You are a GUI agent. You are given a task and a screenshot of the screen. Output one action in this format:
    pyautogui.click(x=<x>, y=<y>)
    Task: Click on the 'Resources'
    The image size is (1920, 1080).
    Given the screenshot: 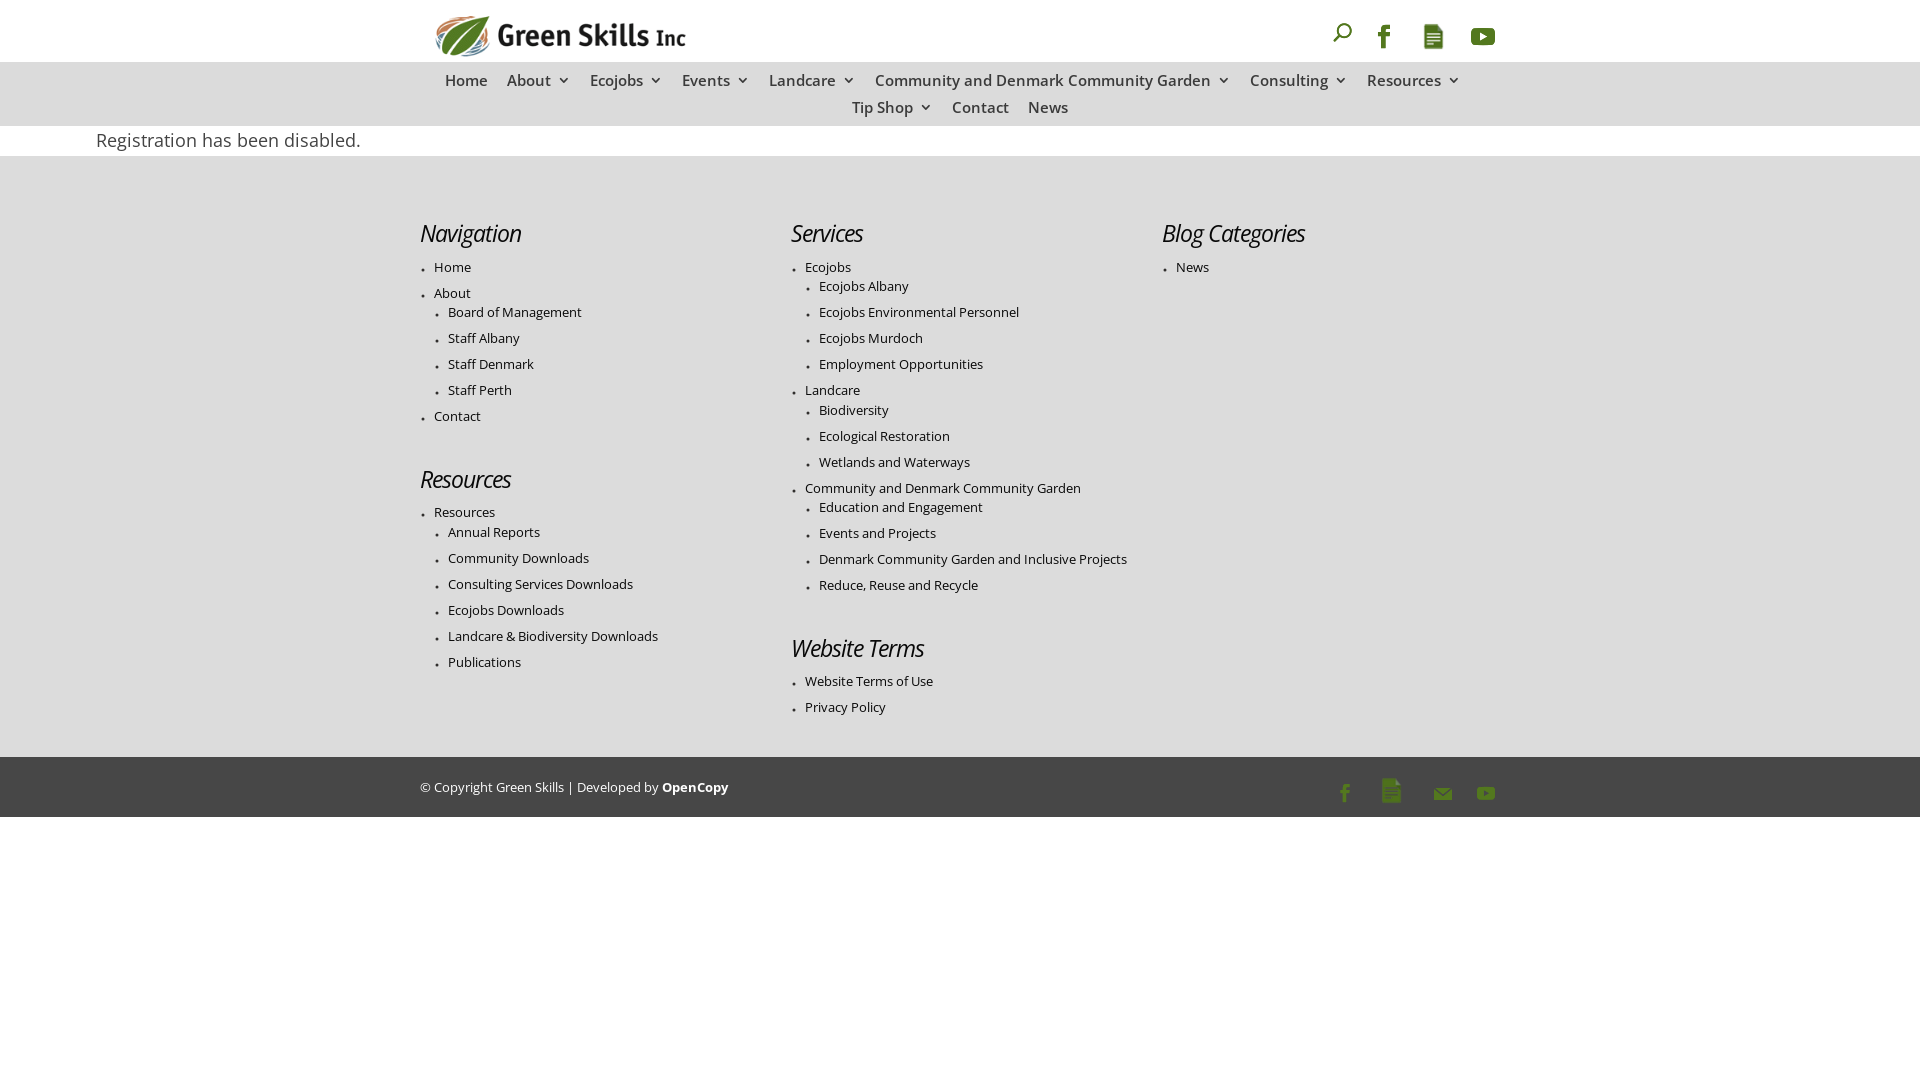 What is the action you would take?
    pyautogui.click(x=463, y=511)
    